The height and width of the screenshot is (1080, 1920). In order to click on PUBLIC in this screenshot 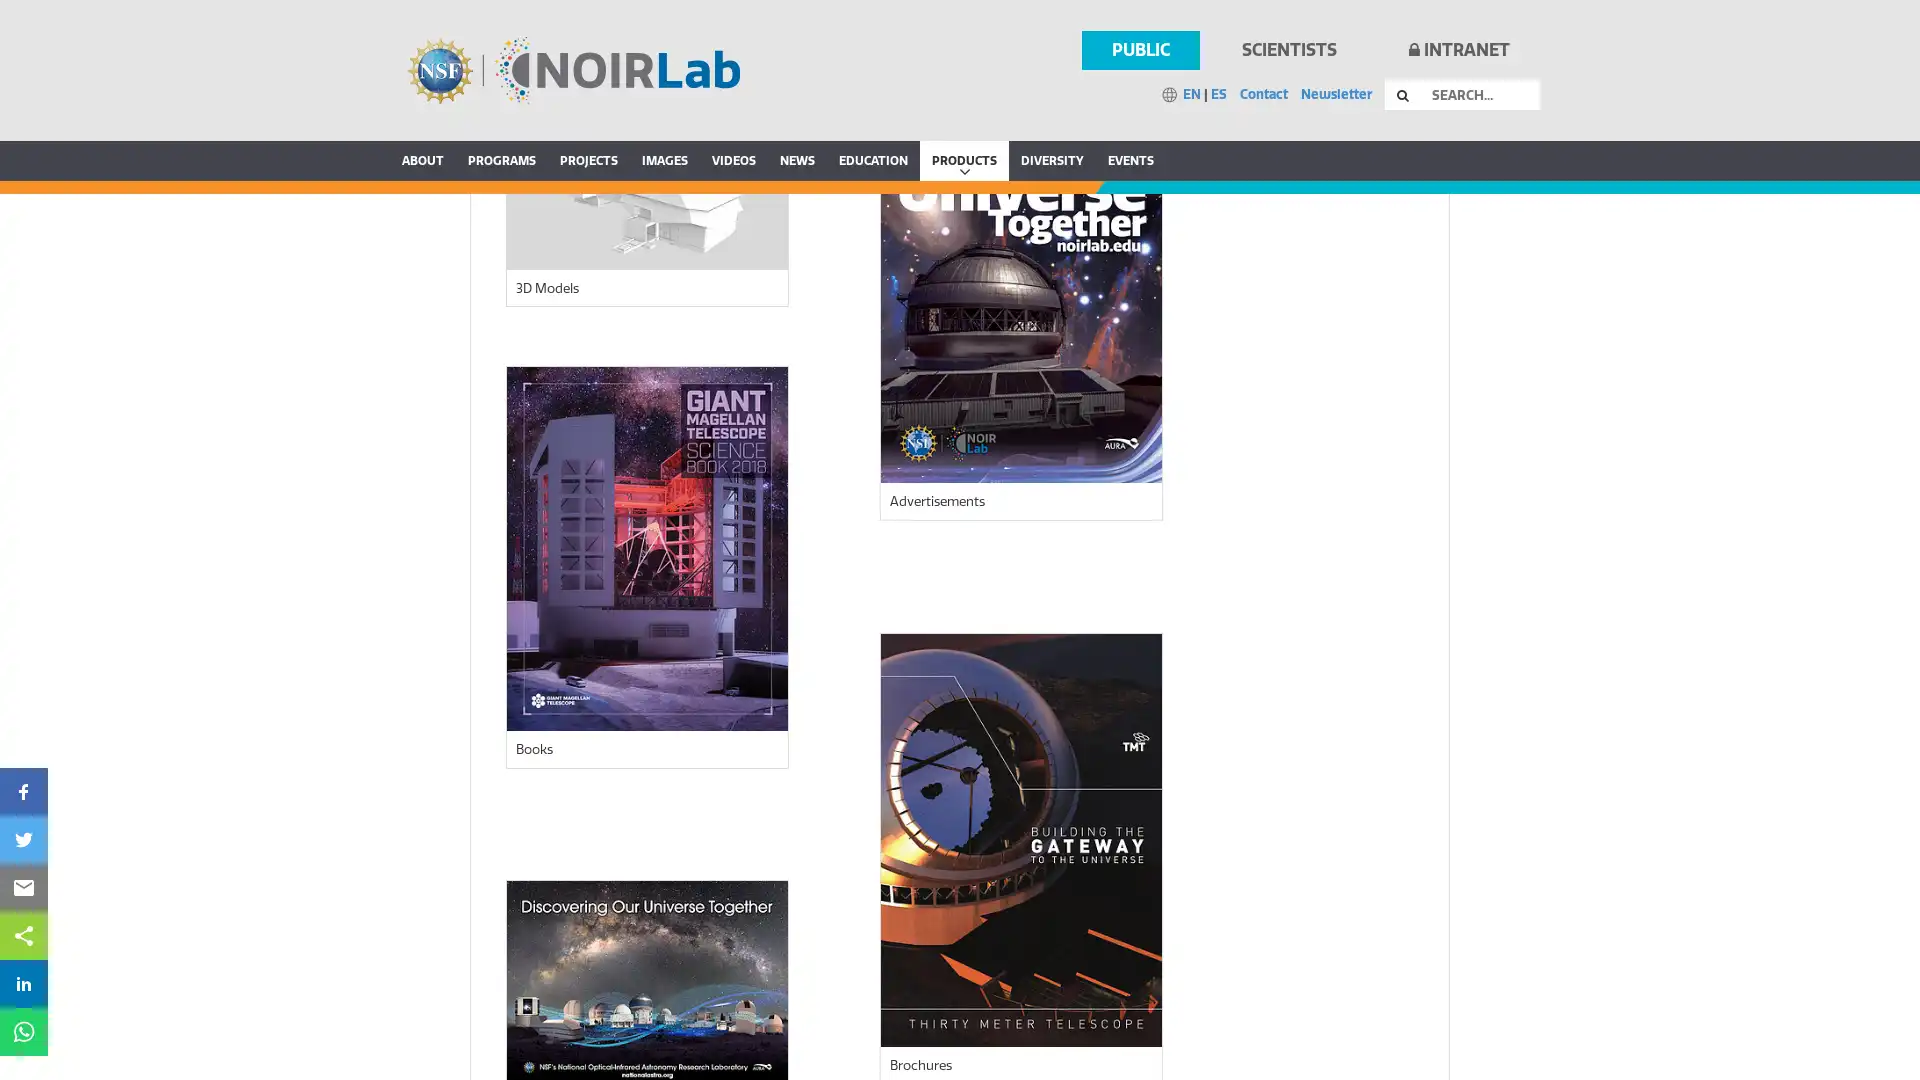, I will do `click(1140, 49)`.